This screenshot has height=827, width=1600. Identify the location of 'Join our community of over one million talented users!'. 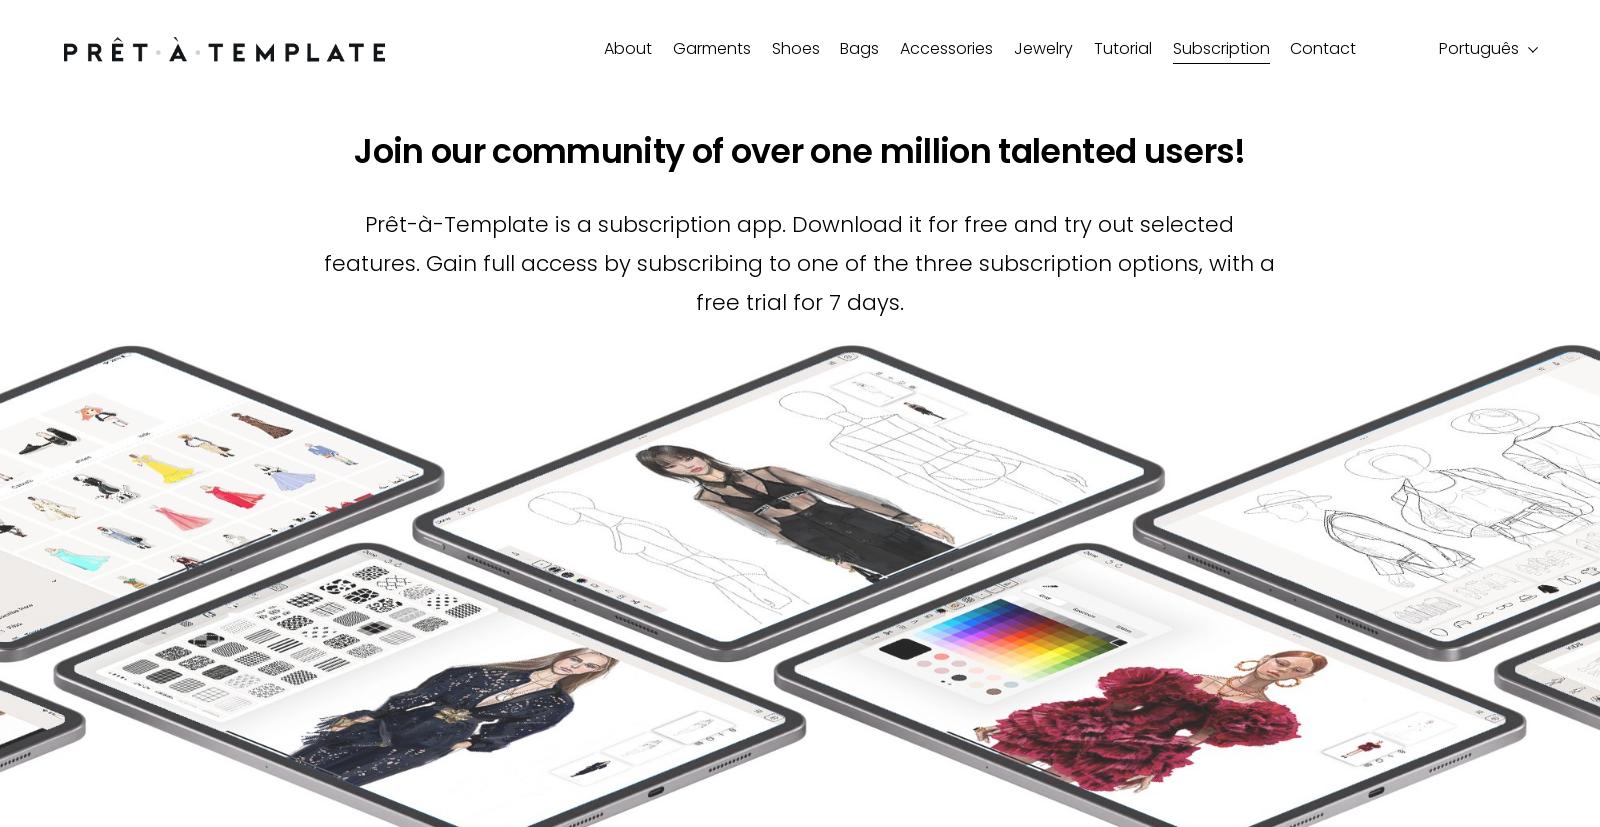
(799, 151).